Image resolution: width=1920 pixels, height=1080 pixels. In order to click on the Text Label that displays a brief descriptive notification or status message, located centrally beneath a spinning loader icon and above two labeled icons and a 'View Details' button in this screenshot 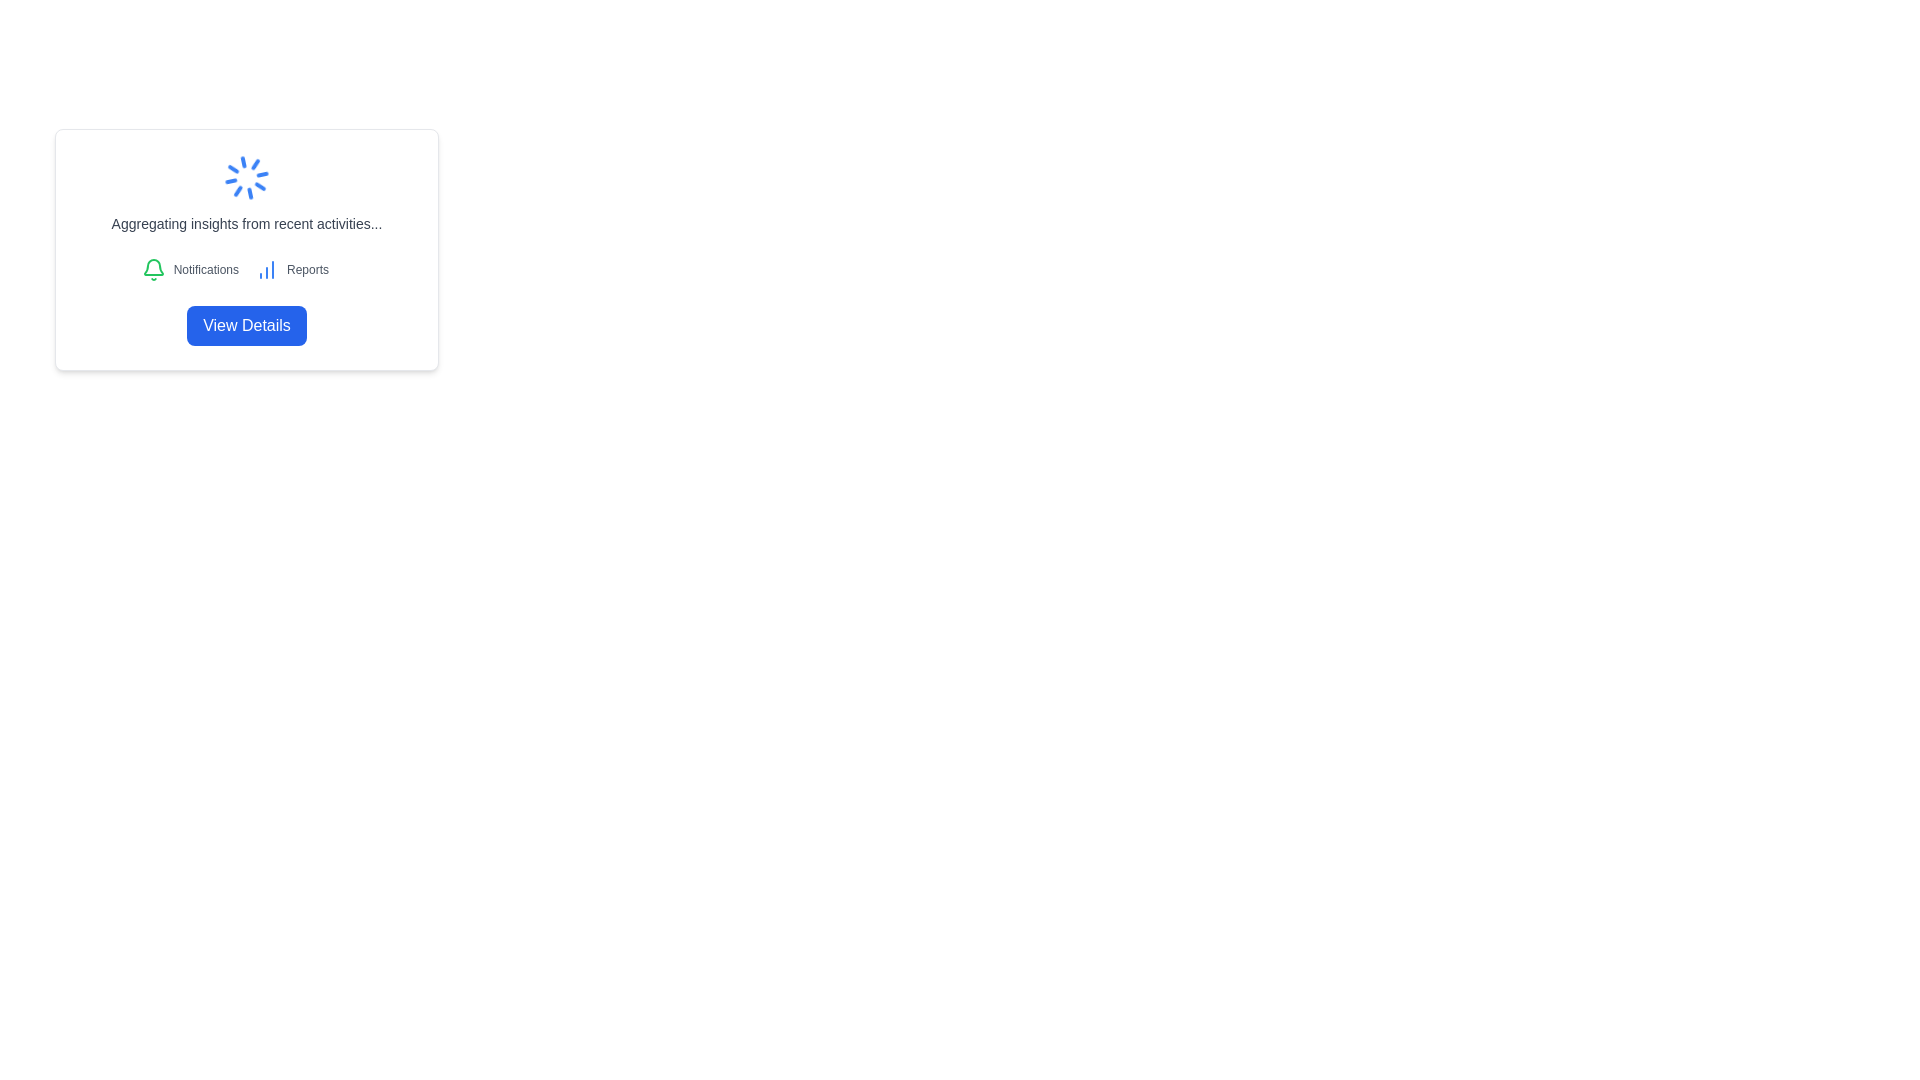, I will do `click(245, 223)`.